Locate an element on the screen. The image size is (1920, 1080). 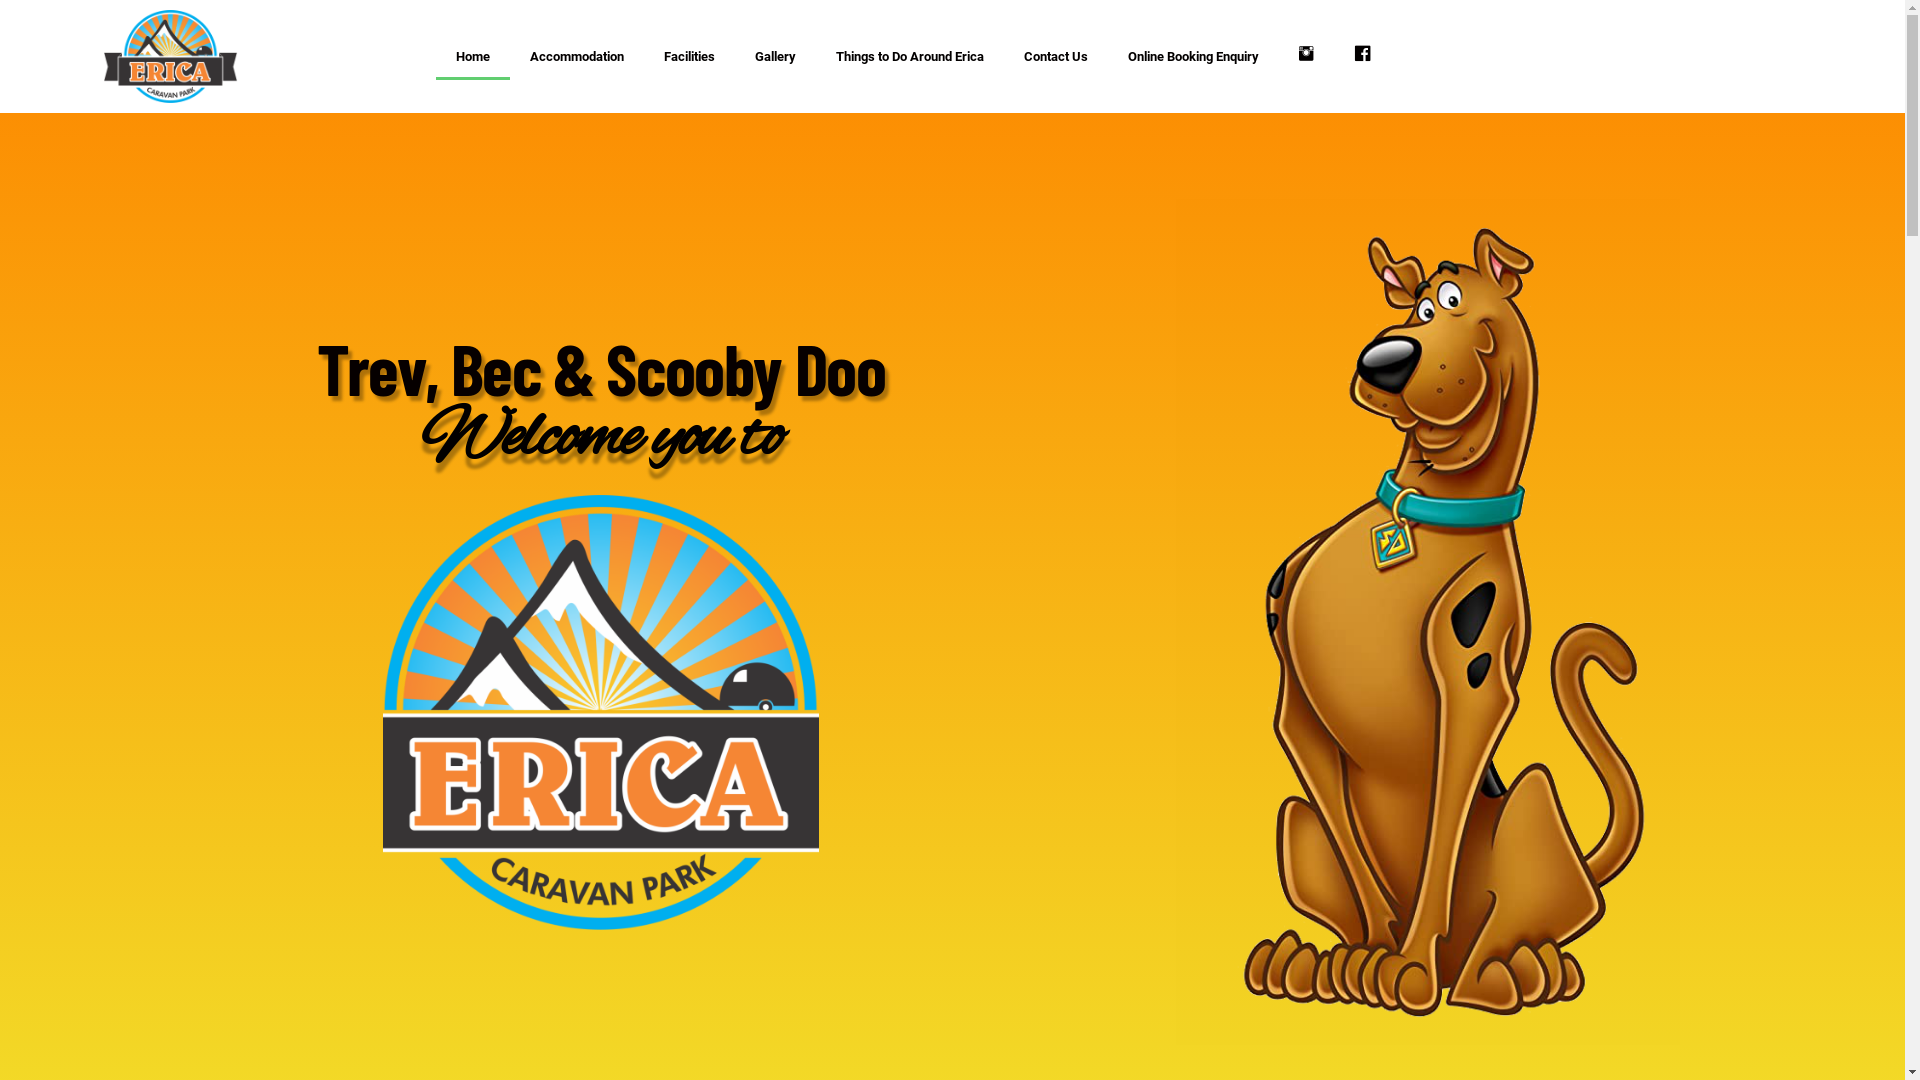
'Gallery' is located at coordinates (774, 56).